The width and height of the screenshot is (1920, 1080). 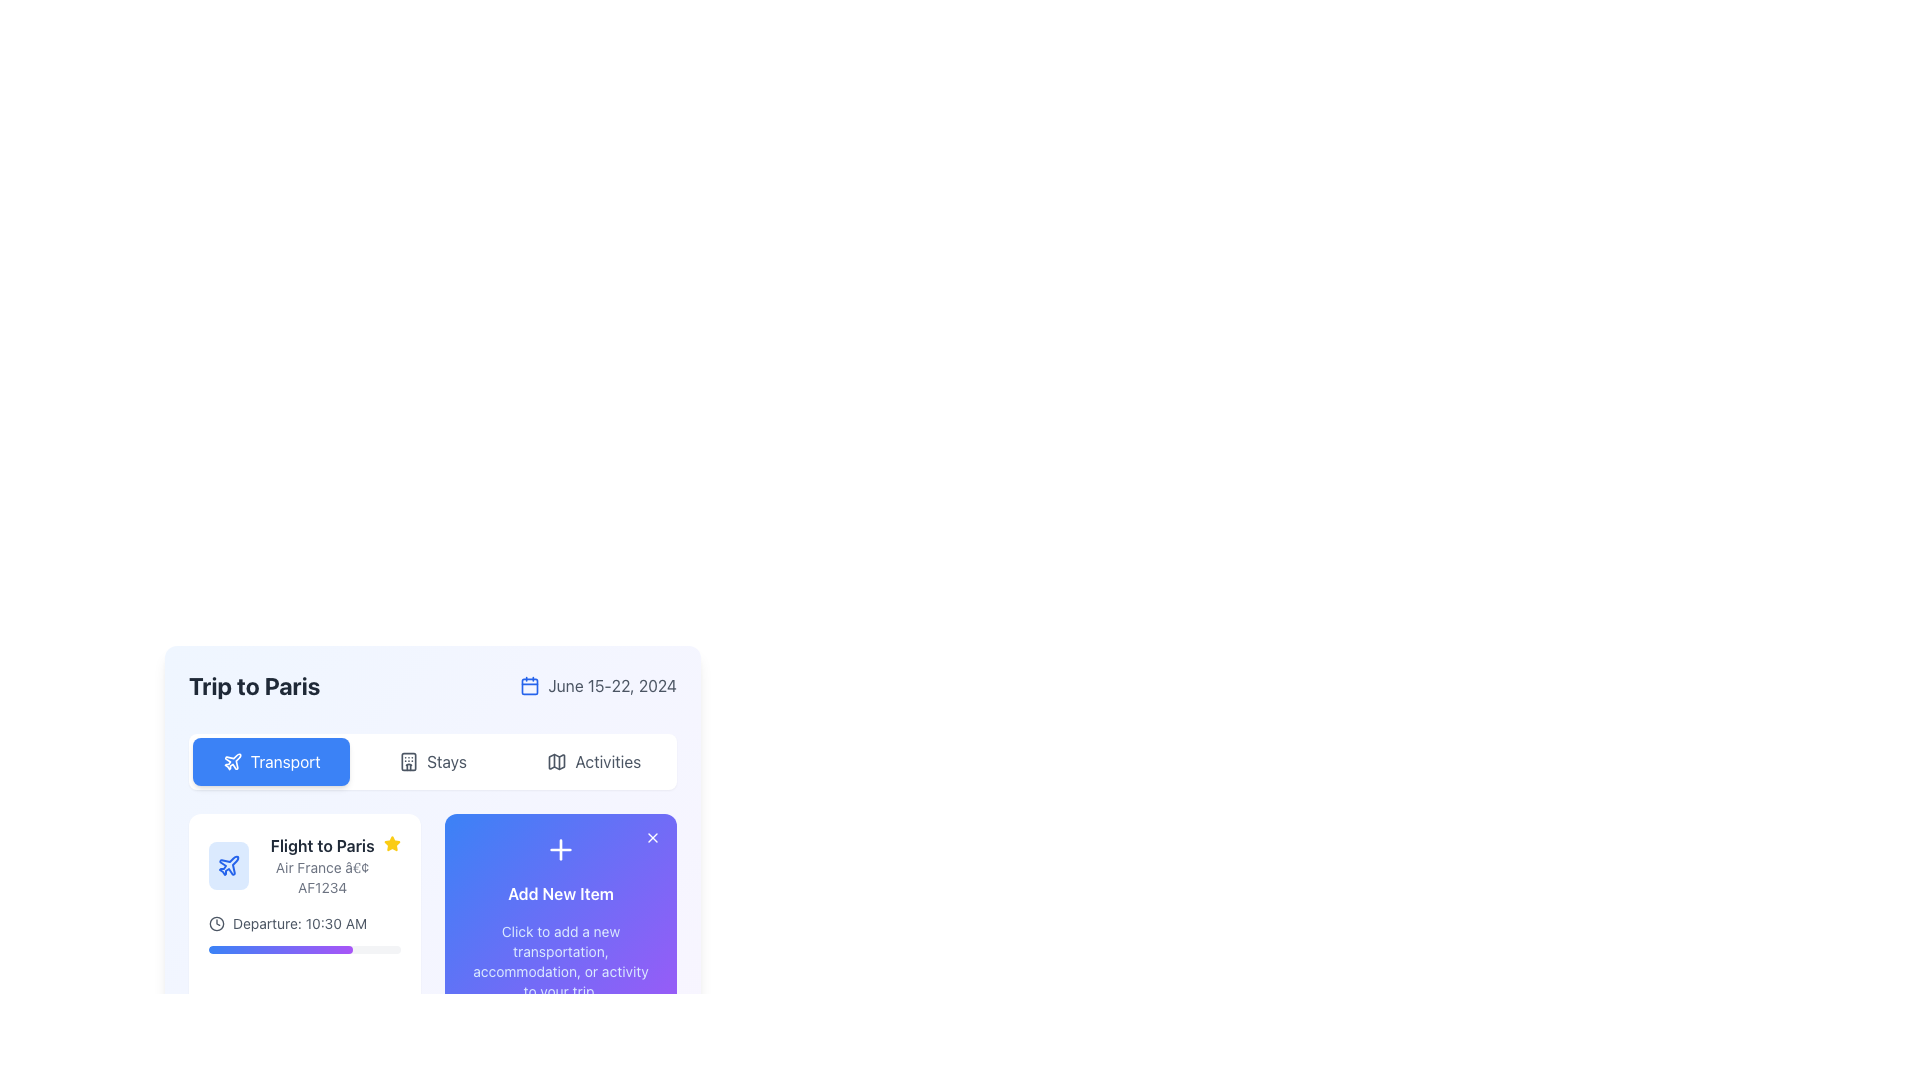 I want to click on the 'Activities' button by clicking the icon that visually represents the planning or exploring map-related activities, so click(x=557, y=762).